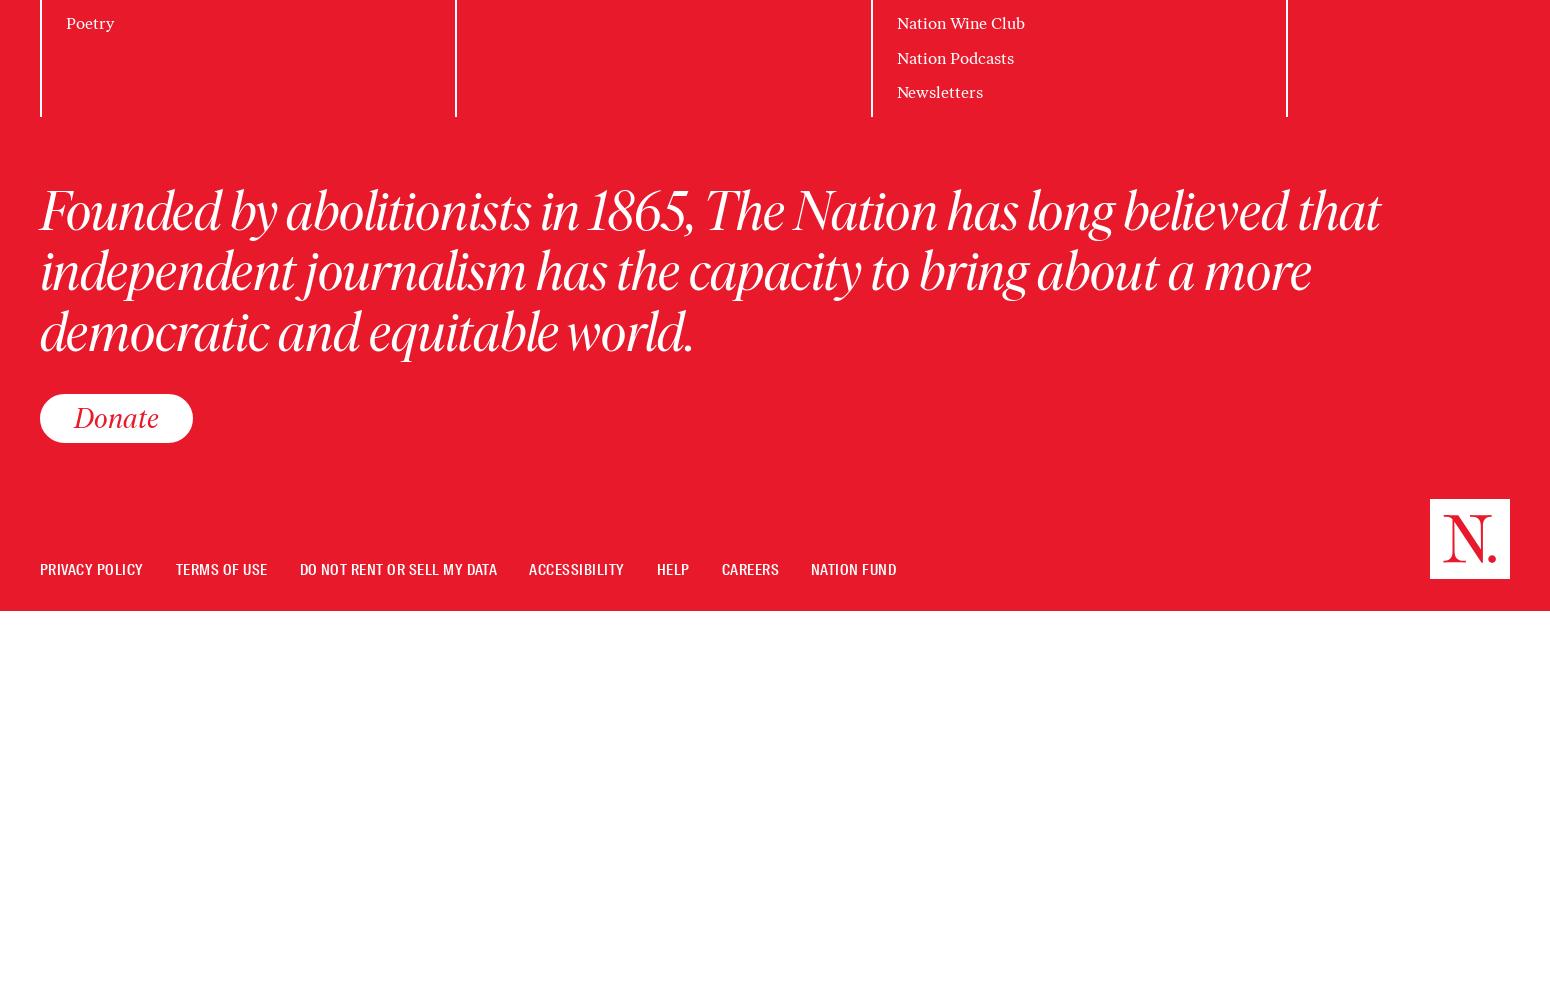  What do you see at coordinates (852, 569) in the screenshot?
I see `'Nation Fund'` at bounding box center [852, 569].